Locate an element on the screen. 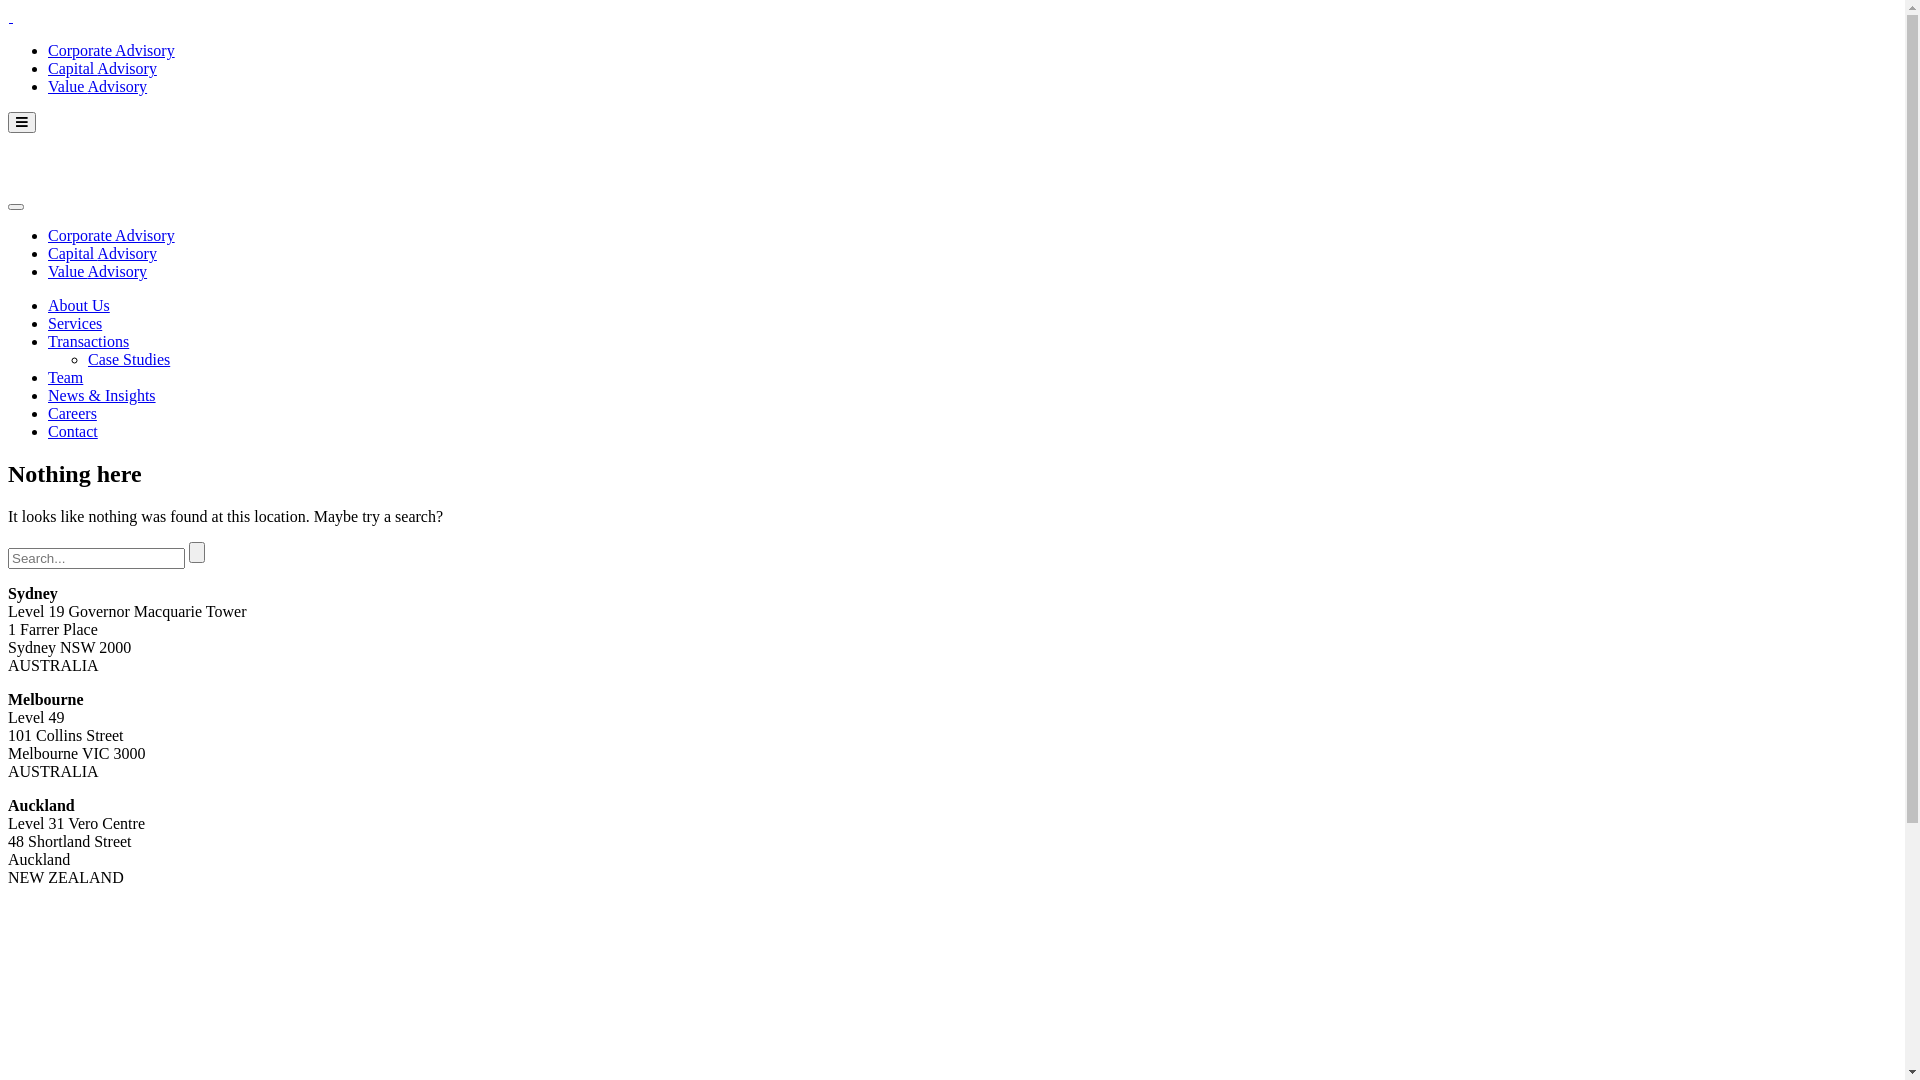 This screenshot has height=1080, width=1920. 'About Us' is located at coordinates (78, 305).